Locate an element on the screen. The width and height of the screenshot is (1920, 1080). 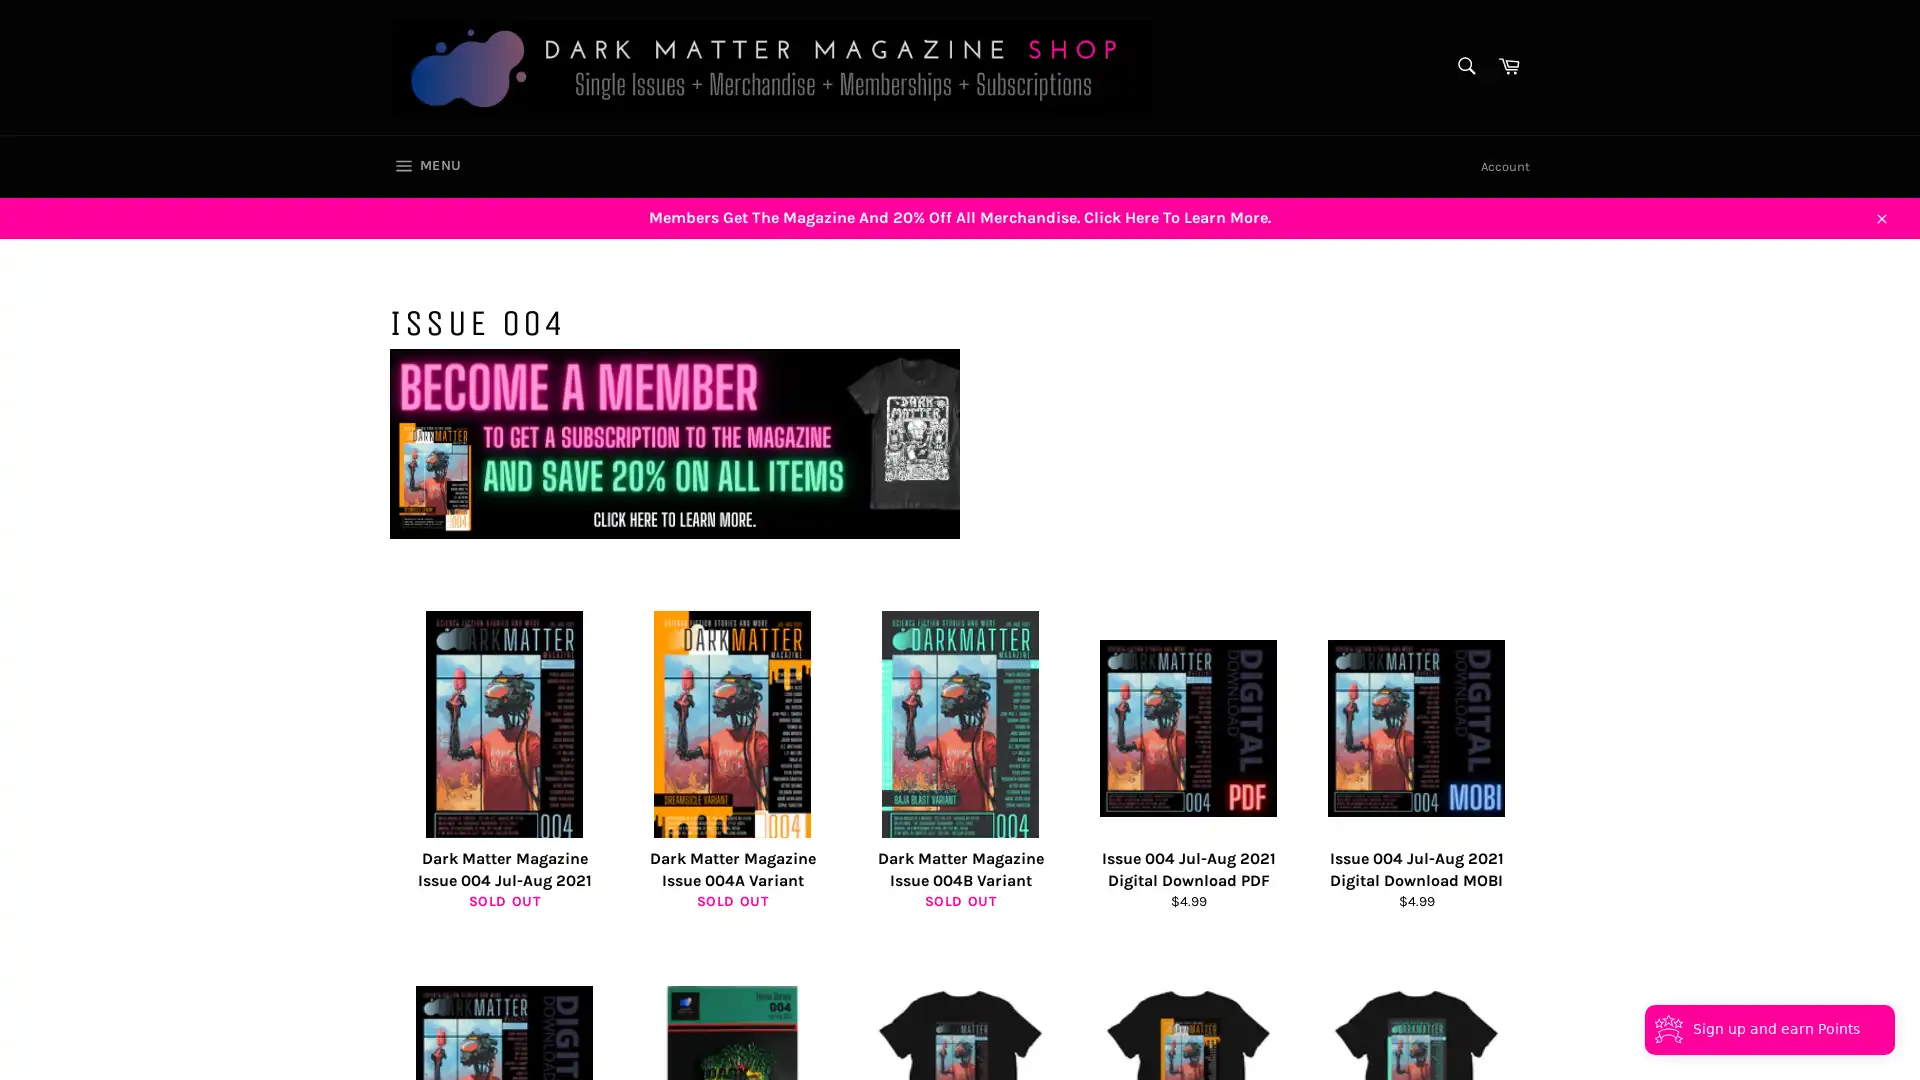
Close is located at coordinates (1879, 215).